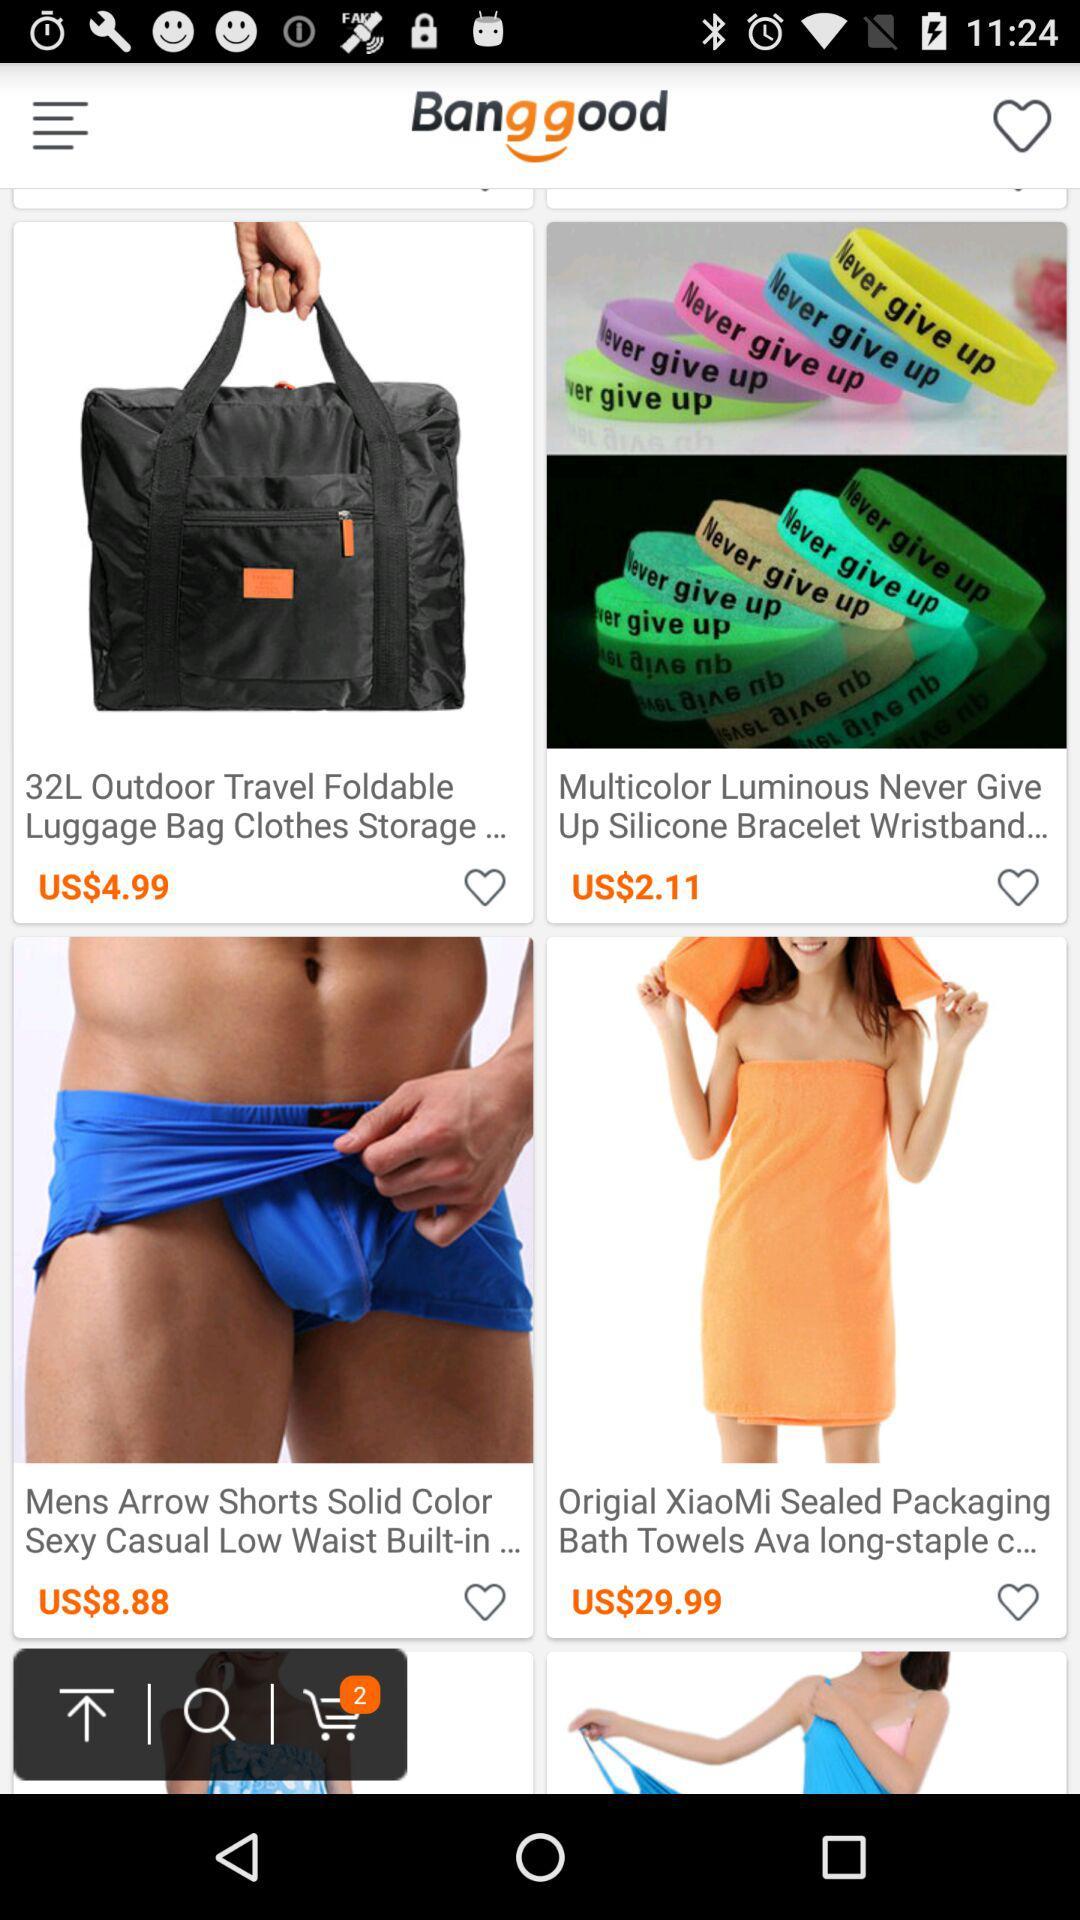  Describe the element at coordinates (1022, 124) in the screenshot. I see `icon next to us$1.59 app` at that location.